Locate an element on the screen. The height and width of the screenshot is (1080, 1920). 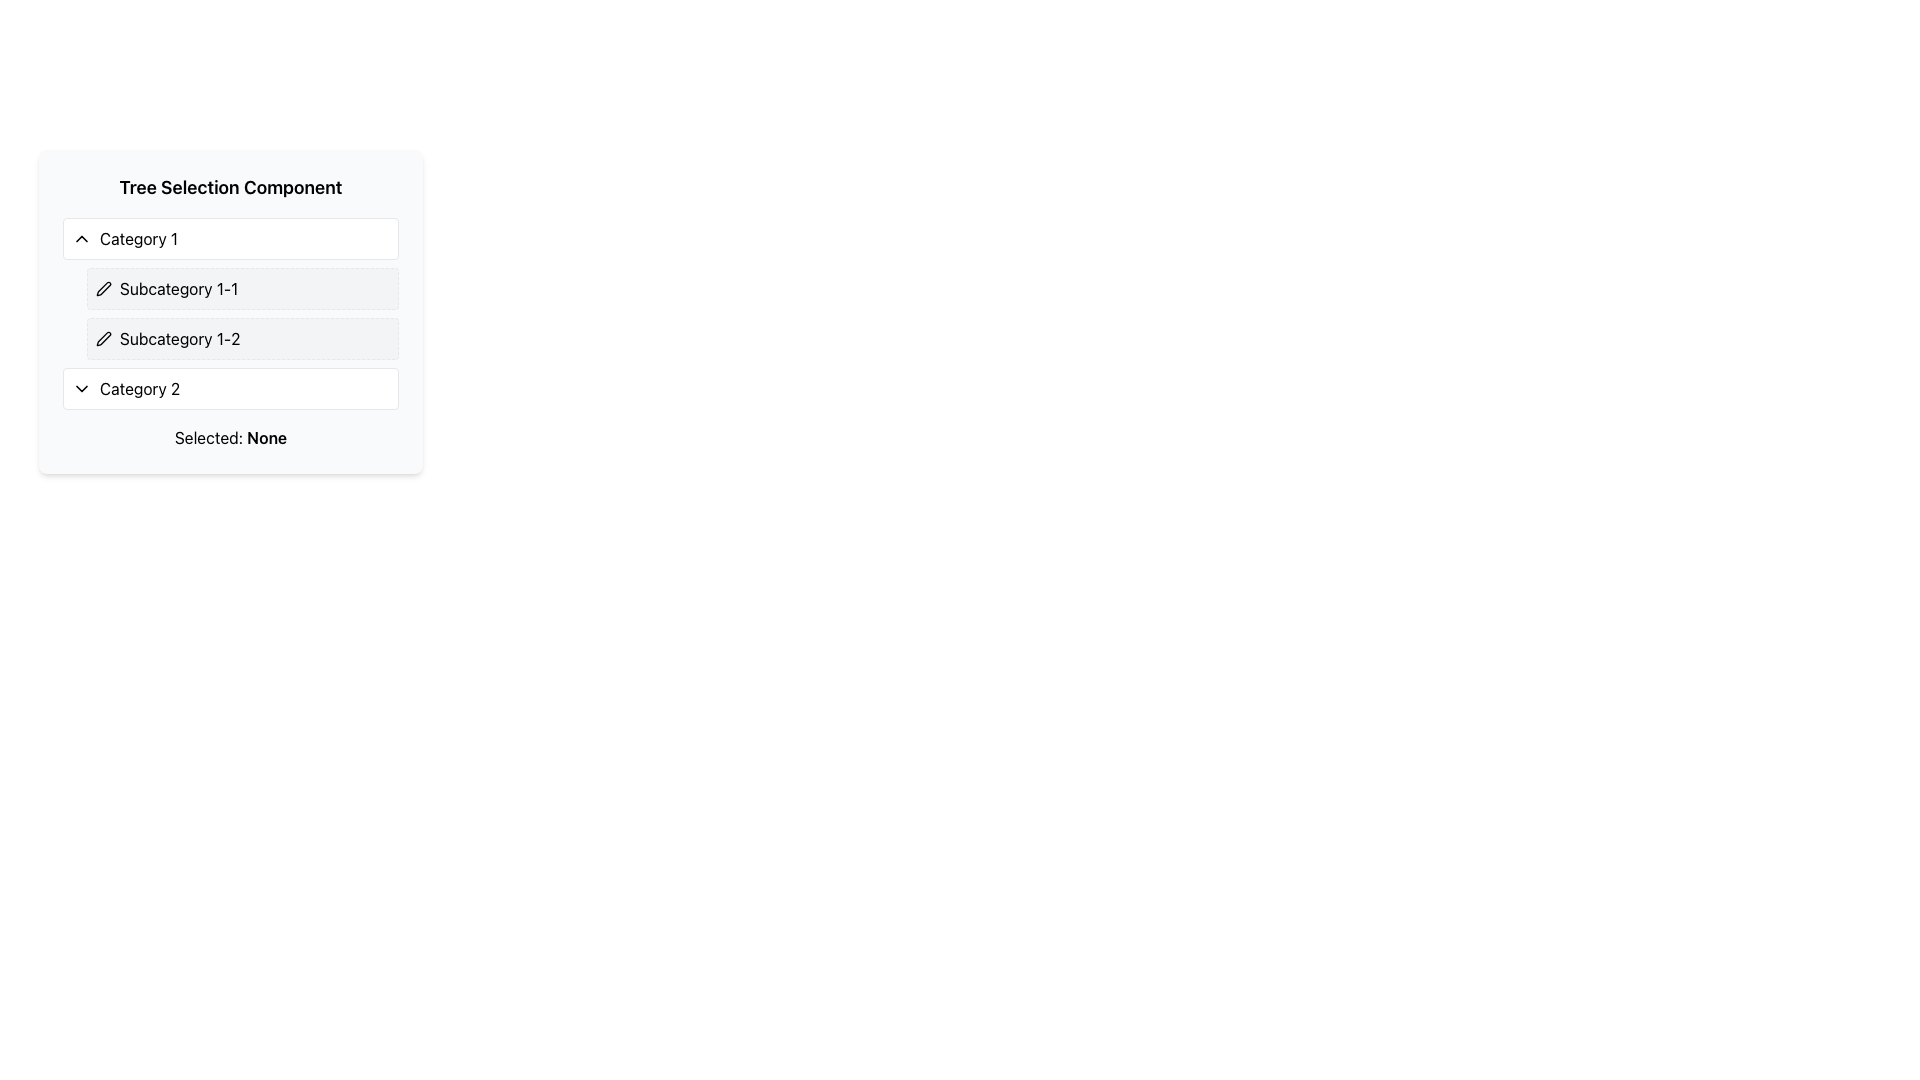
the first subcategory item within 'Category 1' is located at coordinates (242, 289).